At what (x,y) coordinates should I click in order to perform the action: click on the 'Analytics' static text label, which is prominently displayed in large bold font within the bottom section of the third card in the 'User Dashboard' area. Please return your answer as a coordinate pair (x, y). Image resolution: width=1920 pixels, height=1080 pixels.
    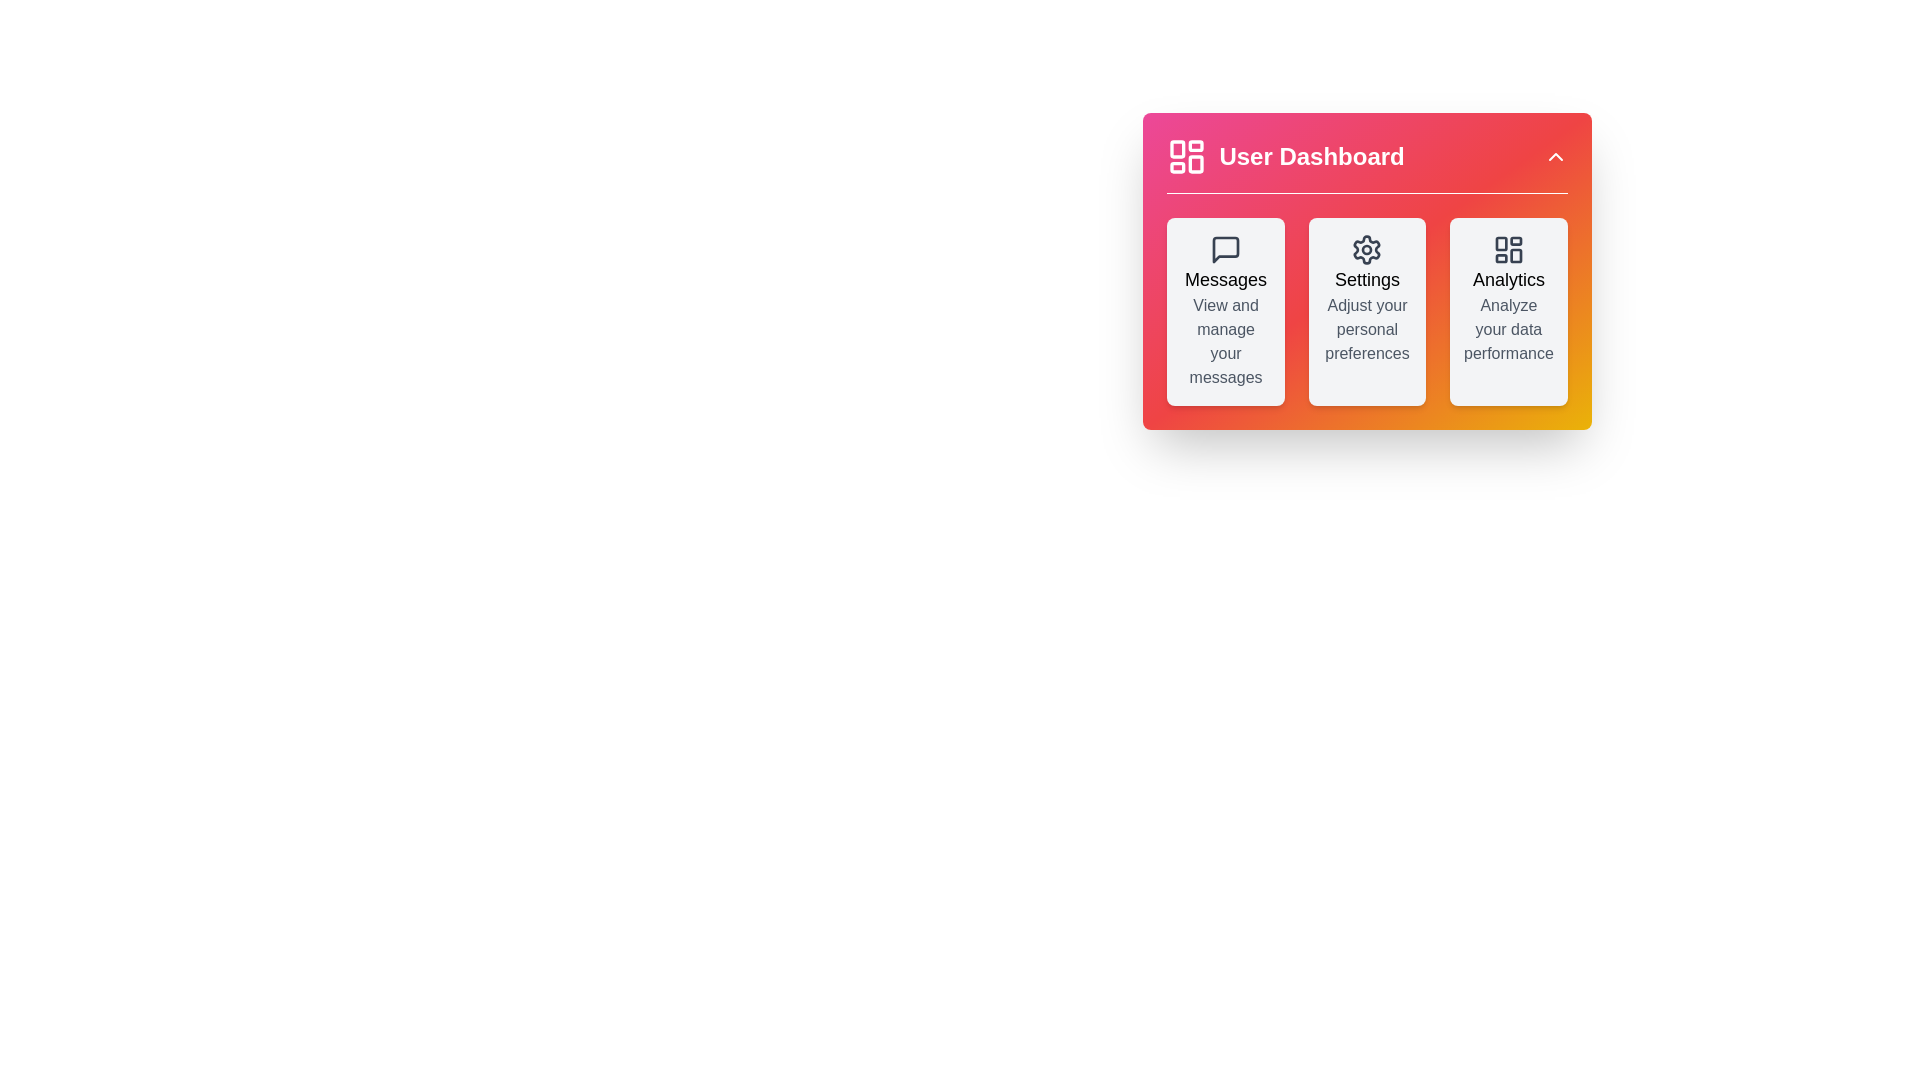
    Looking at the image, I should click on (1508, 280).